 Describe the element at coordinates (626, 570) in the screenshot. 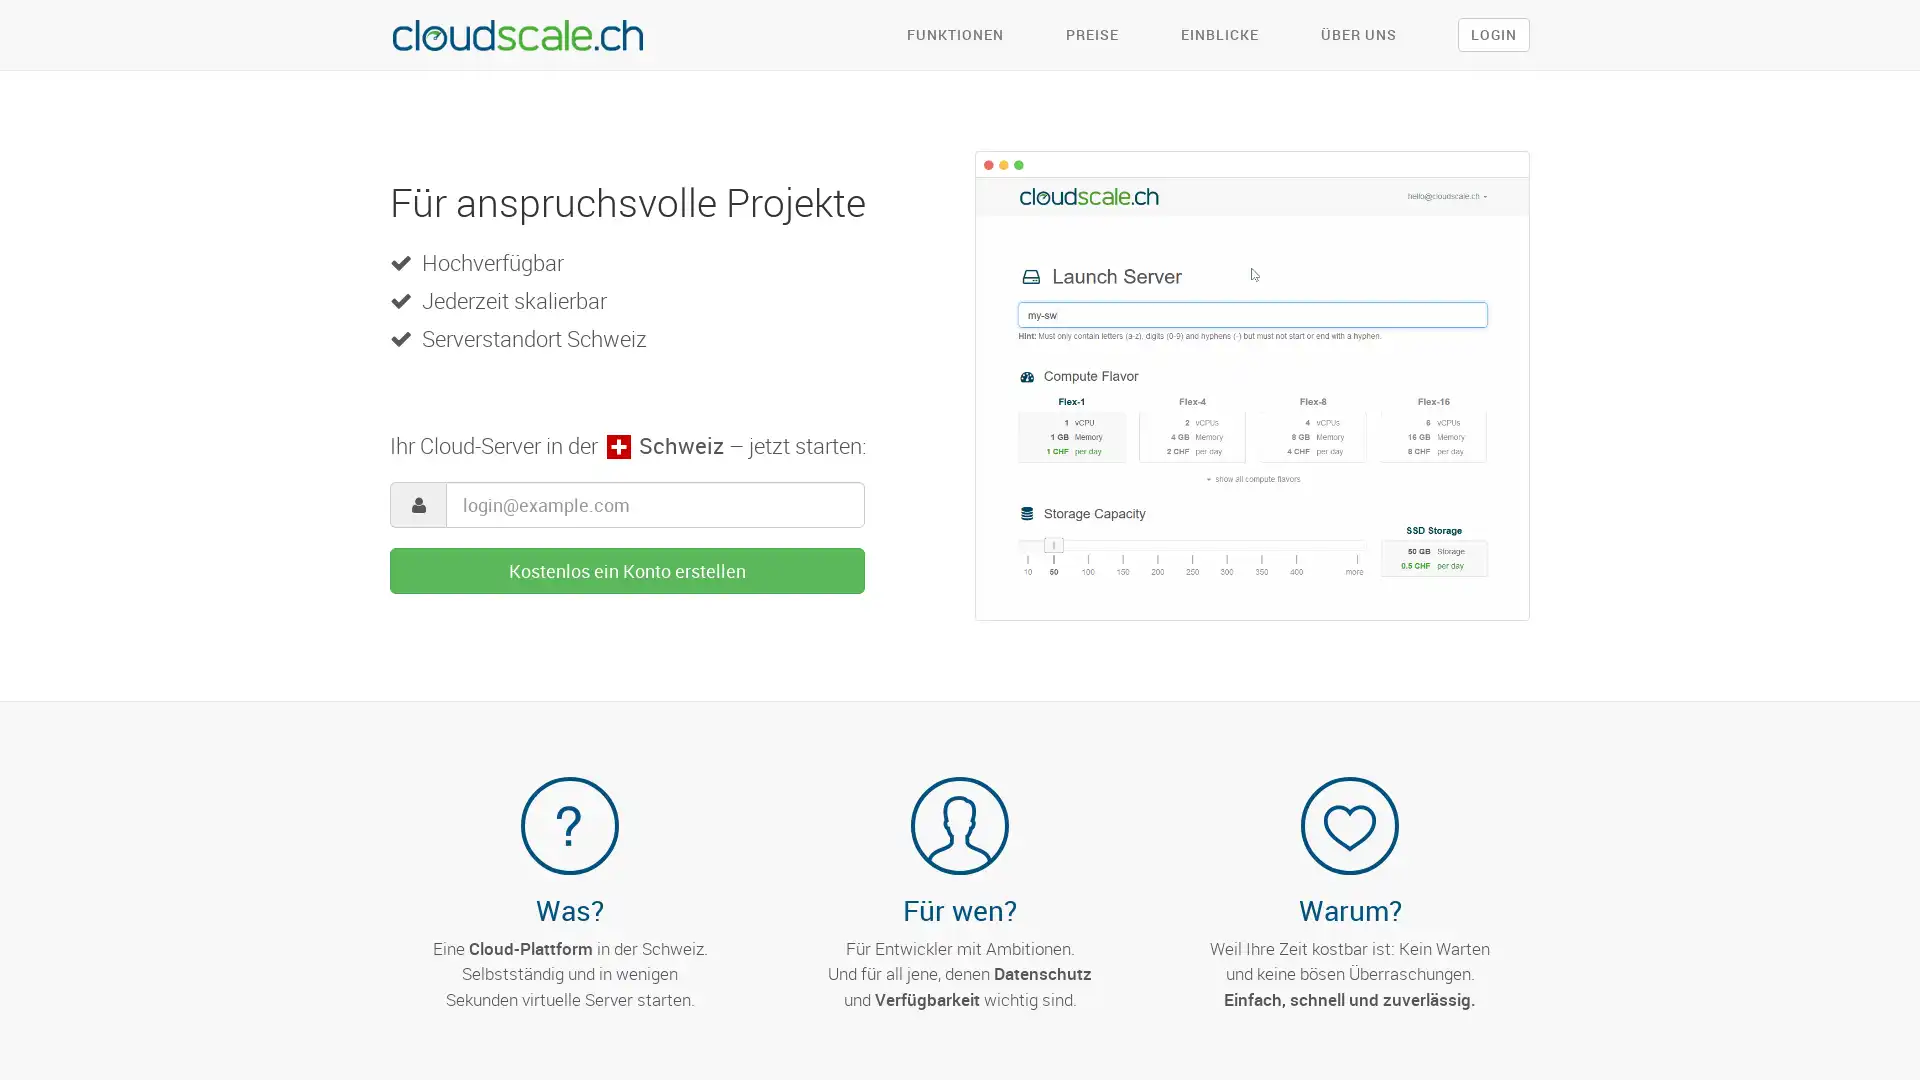

I see `Kostenlos ein Konto erstellen` at that location.